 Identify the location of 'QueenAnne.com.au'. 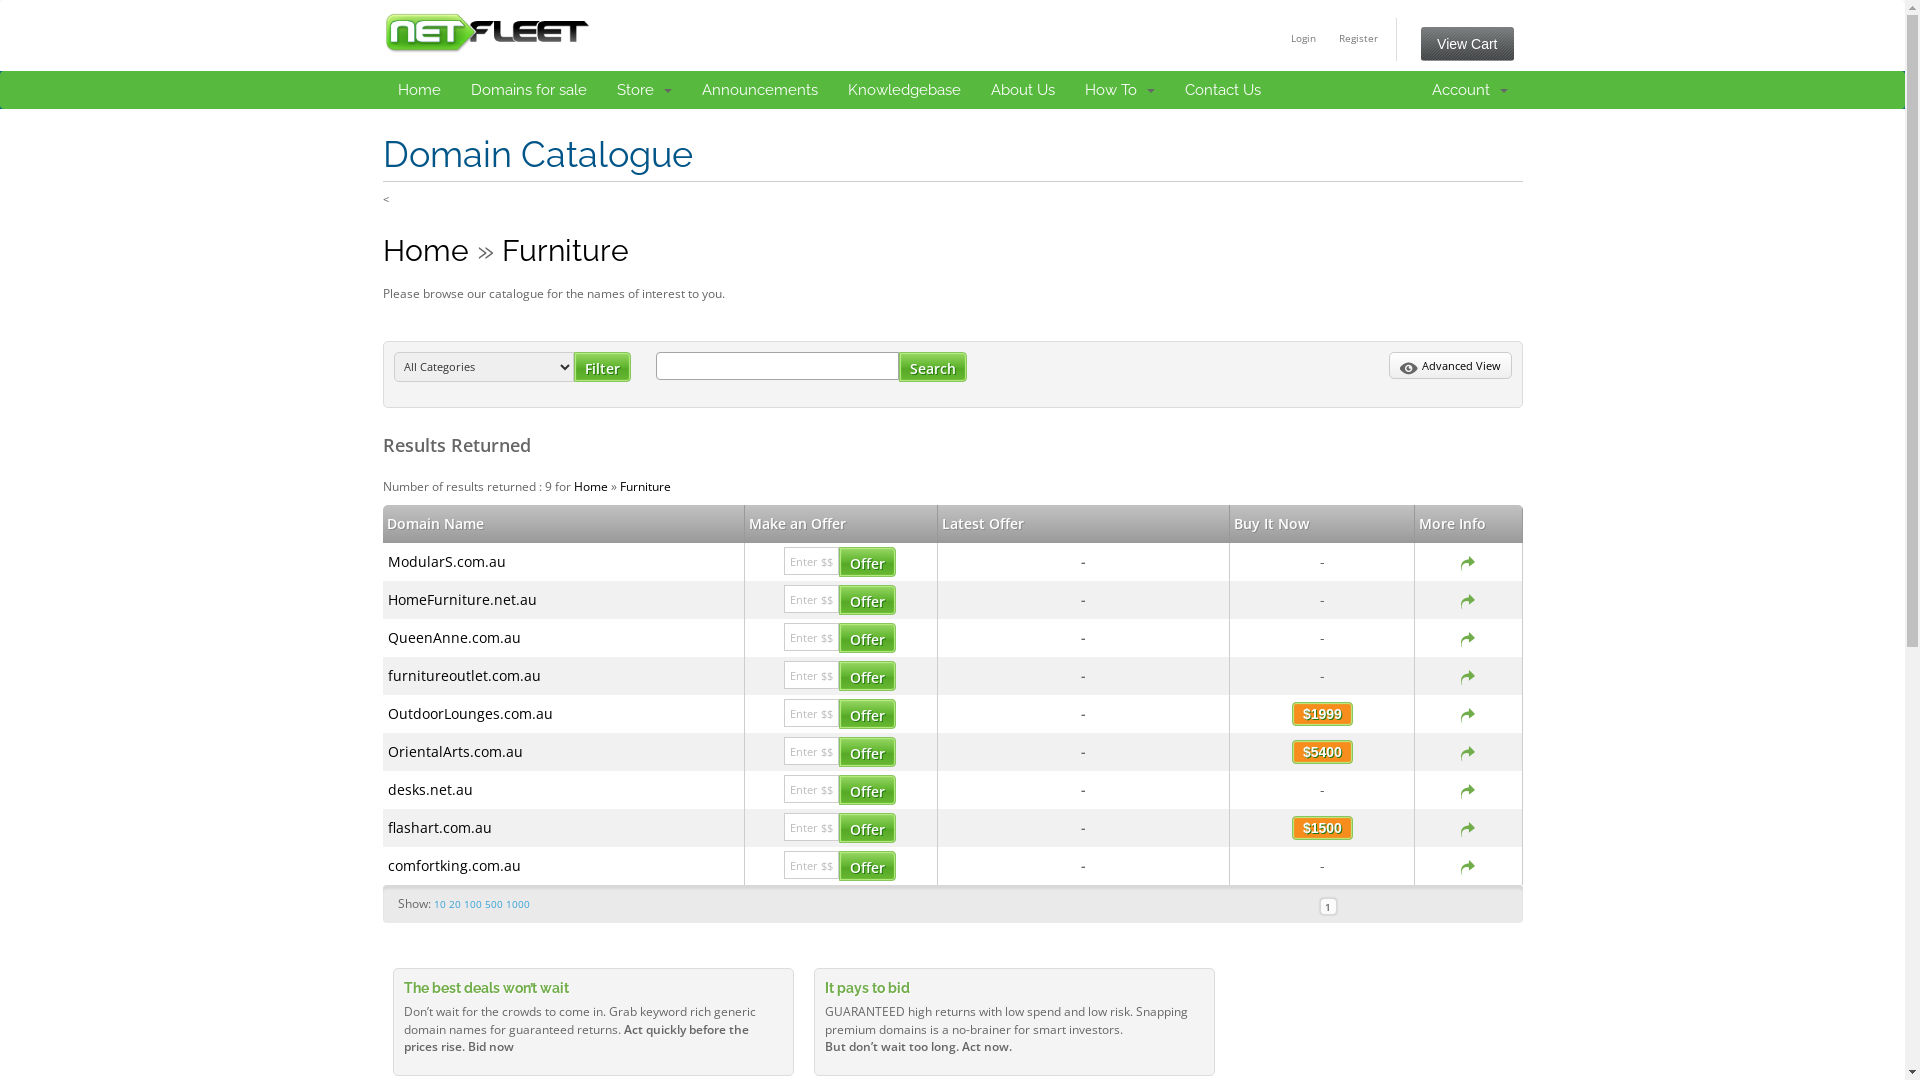
(453, 637).